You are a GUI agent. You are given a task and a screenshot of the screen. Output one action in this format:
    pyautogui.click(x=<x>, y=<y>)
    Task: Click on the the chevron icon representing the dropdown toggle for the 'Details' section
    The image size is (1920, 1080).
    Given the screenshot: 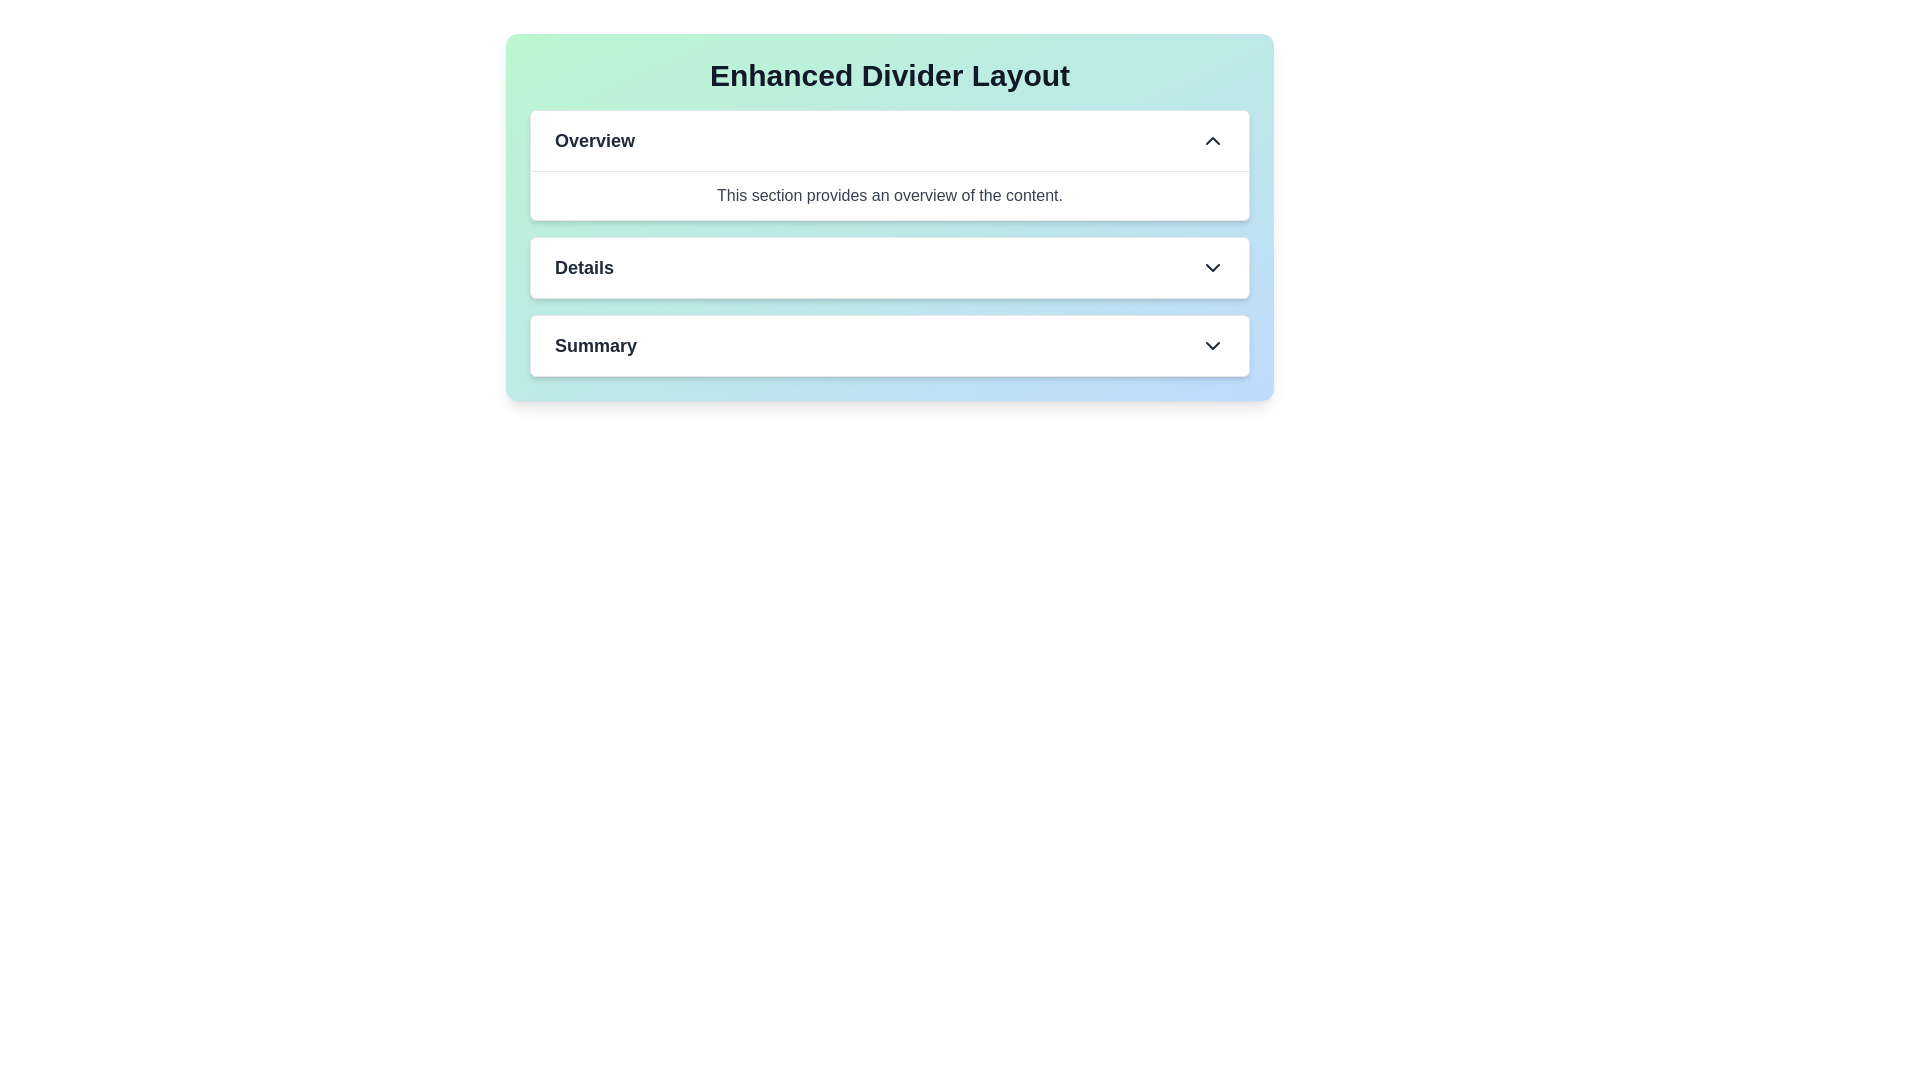 What is the action you would take?
    pyautogui.click(x=1212, y=266)
    